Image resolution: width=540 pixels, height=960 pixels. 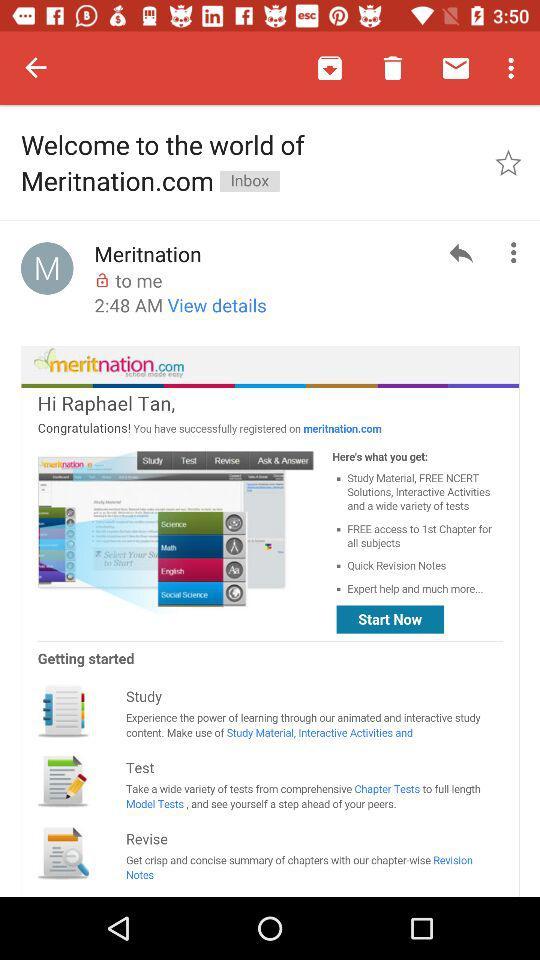 I want to click on the reply icon, so click(x=461, y=251).